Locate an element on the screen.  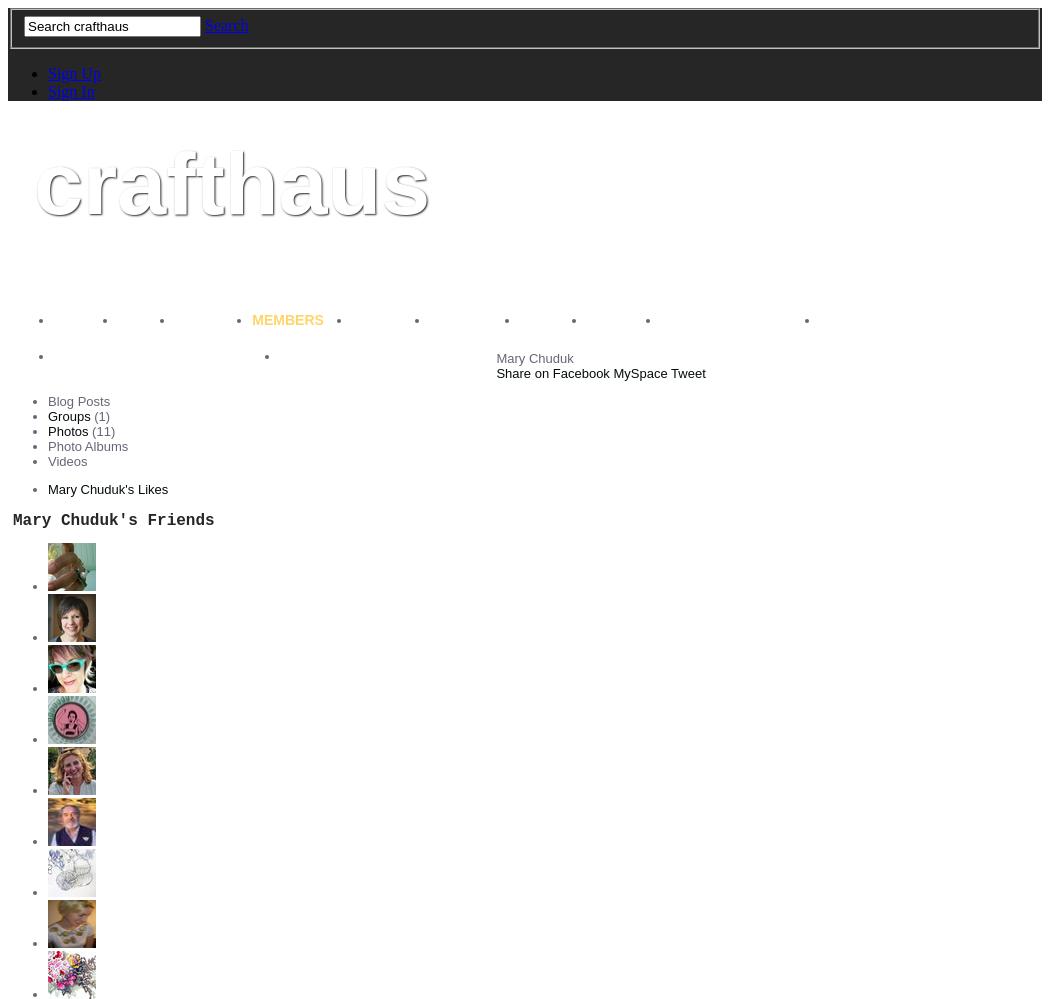
'Videos' is located at coordinates (46, 460).